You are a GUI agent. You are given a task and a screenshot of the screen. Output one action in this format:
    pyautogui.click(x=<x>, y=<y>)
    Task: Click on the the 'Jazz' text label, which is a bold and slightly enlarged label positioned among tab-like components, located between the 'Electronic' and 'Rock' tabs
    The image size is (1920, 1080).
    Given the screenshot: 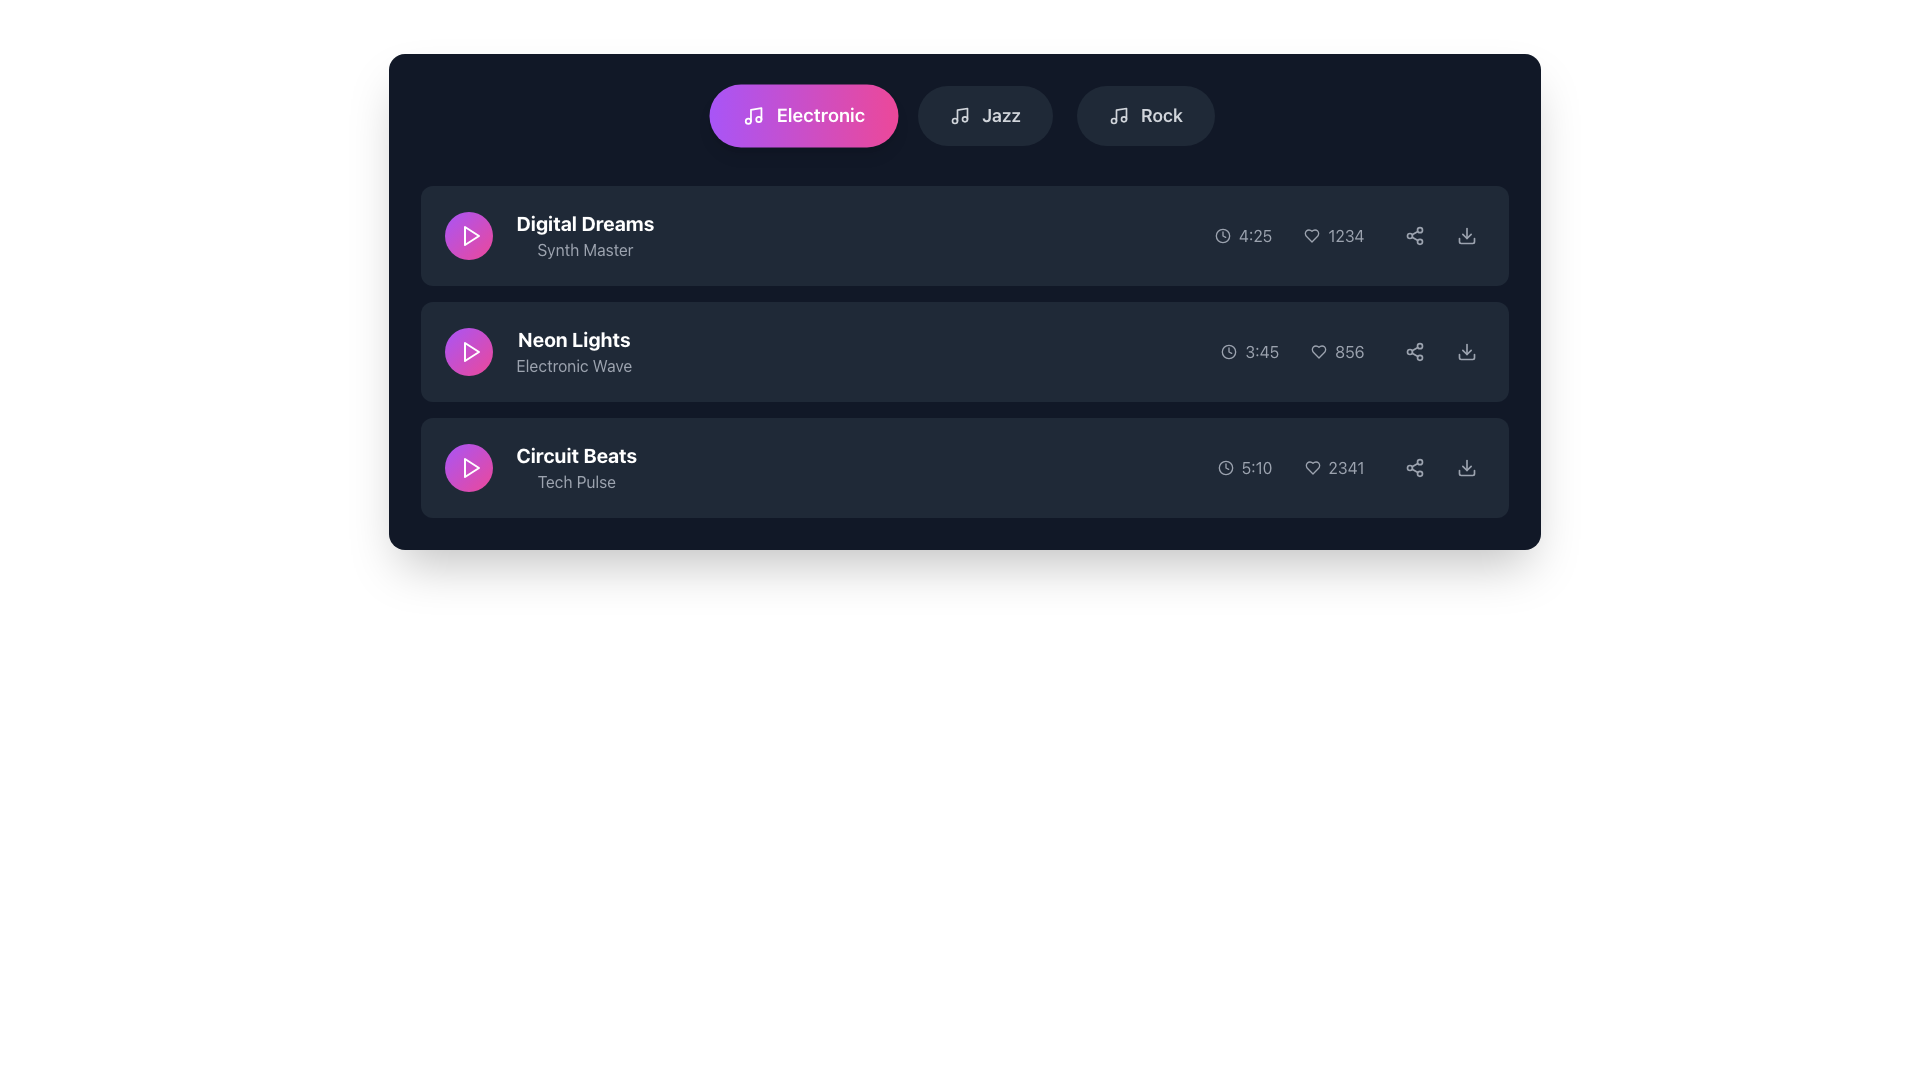 What is the action you would take?
    pyautogui.click(x=1001, y=115)
    